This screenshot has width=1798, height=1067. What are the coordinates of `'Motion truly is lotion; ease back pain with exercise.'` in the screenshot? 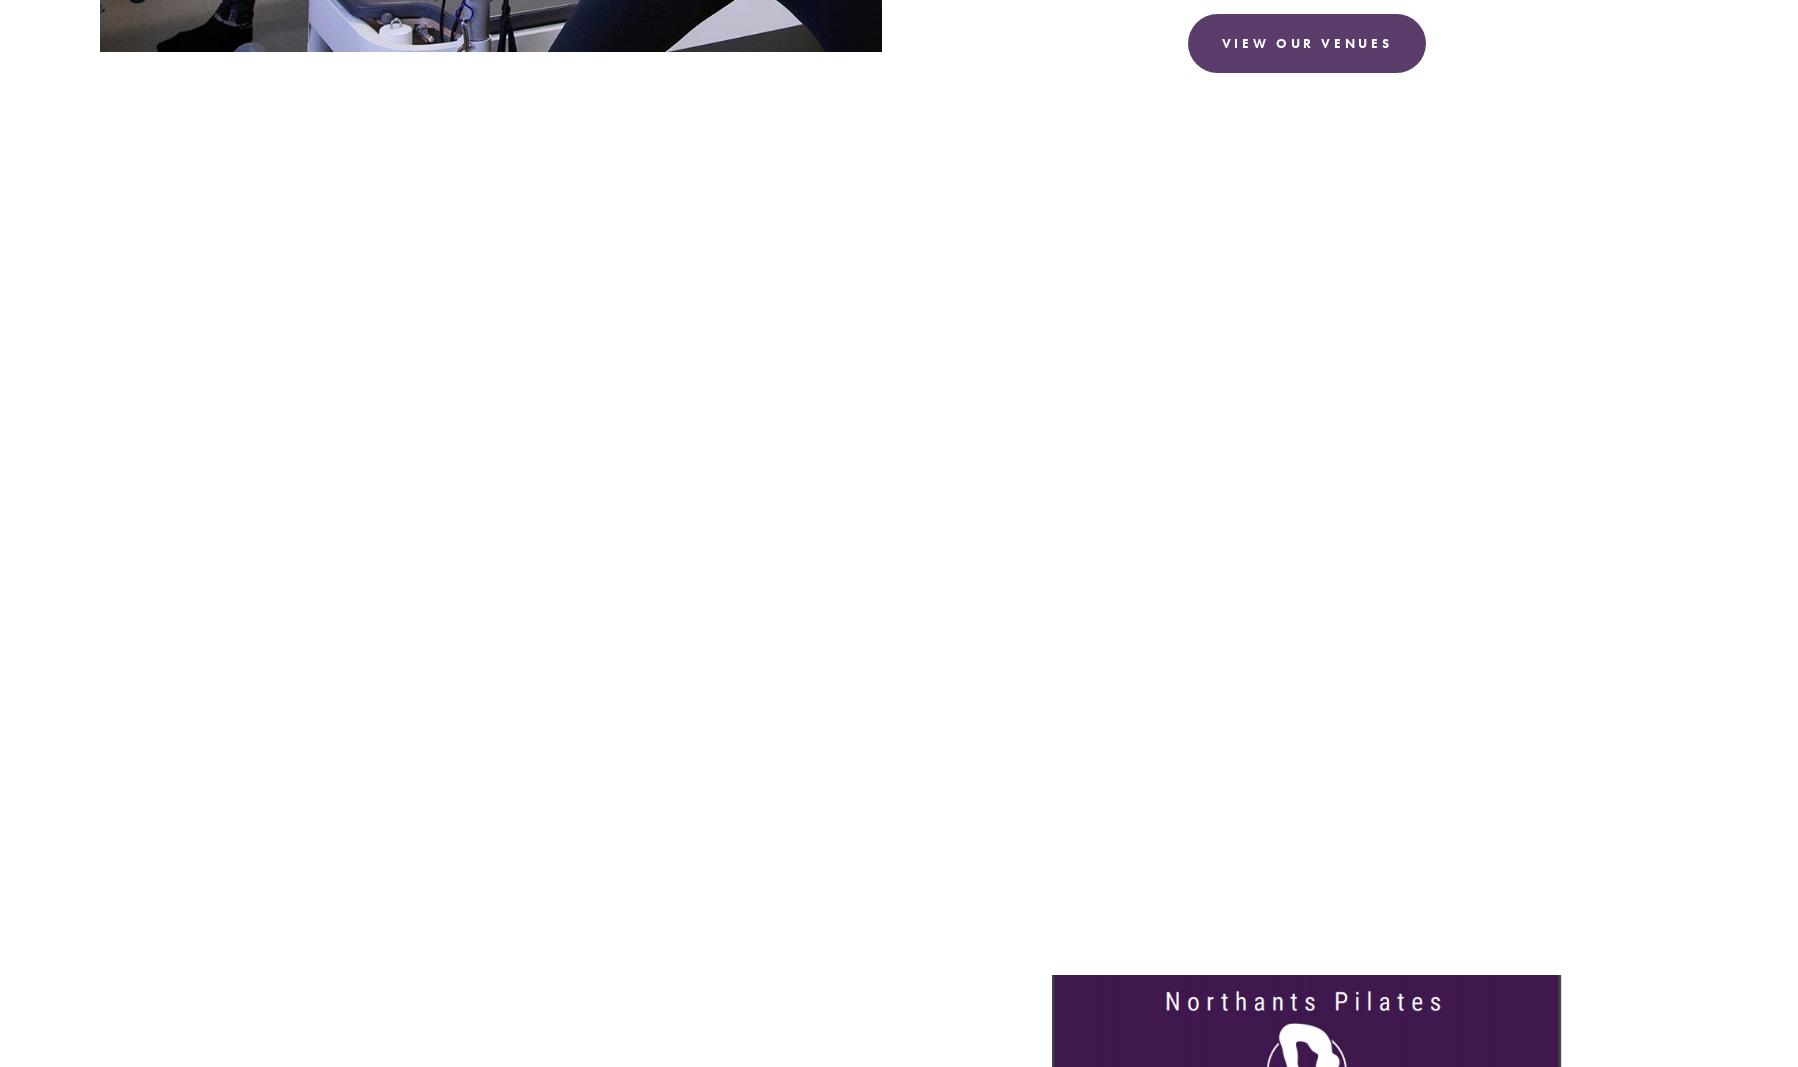 It's located at (398, 776).